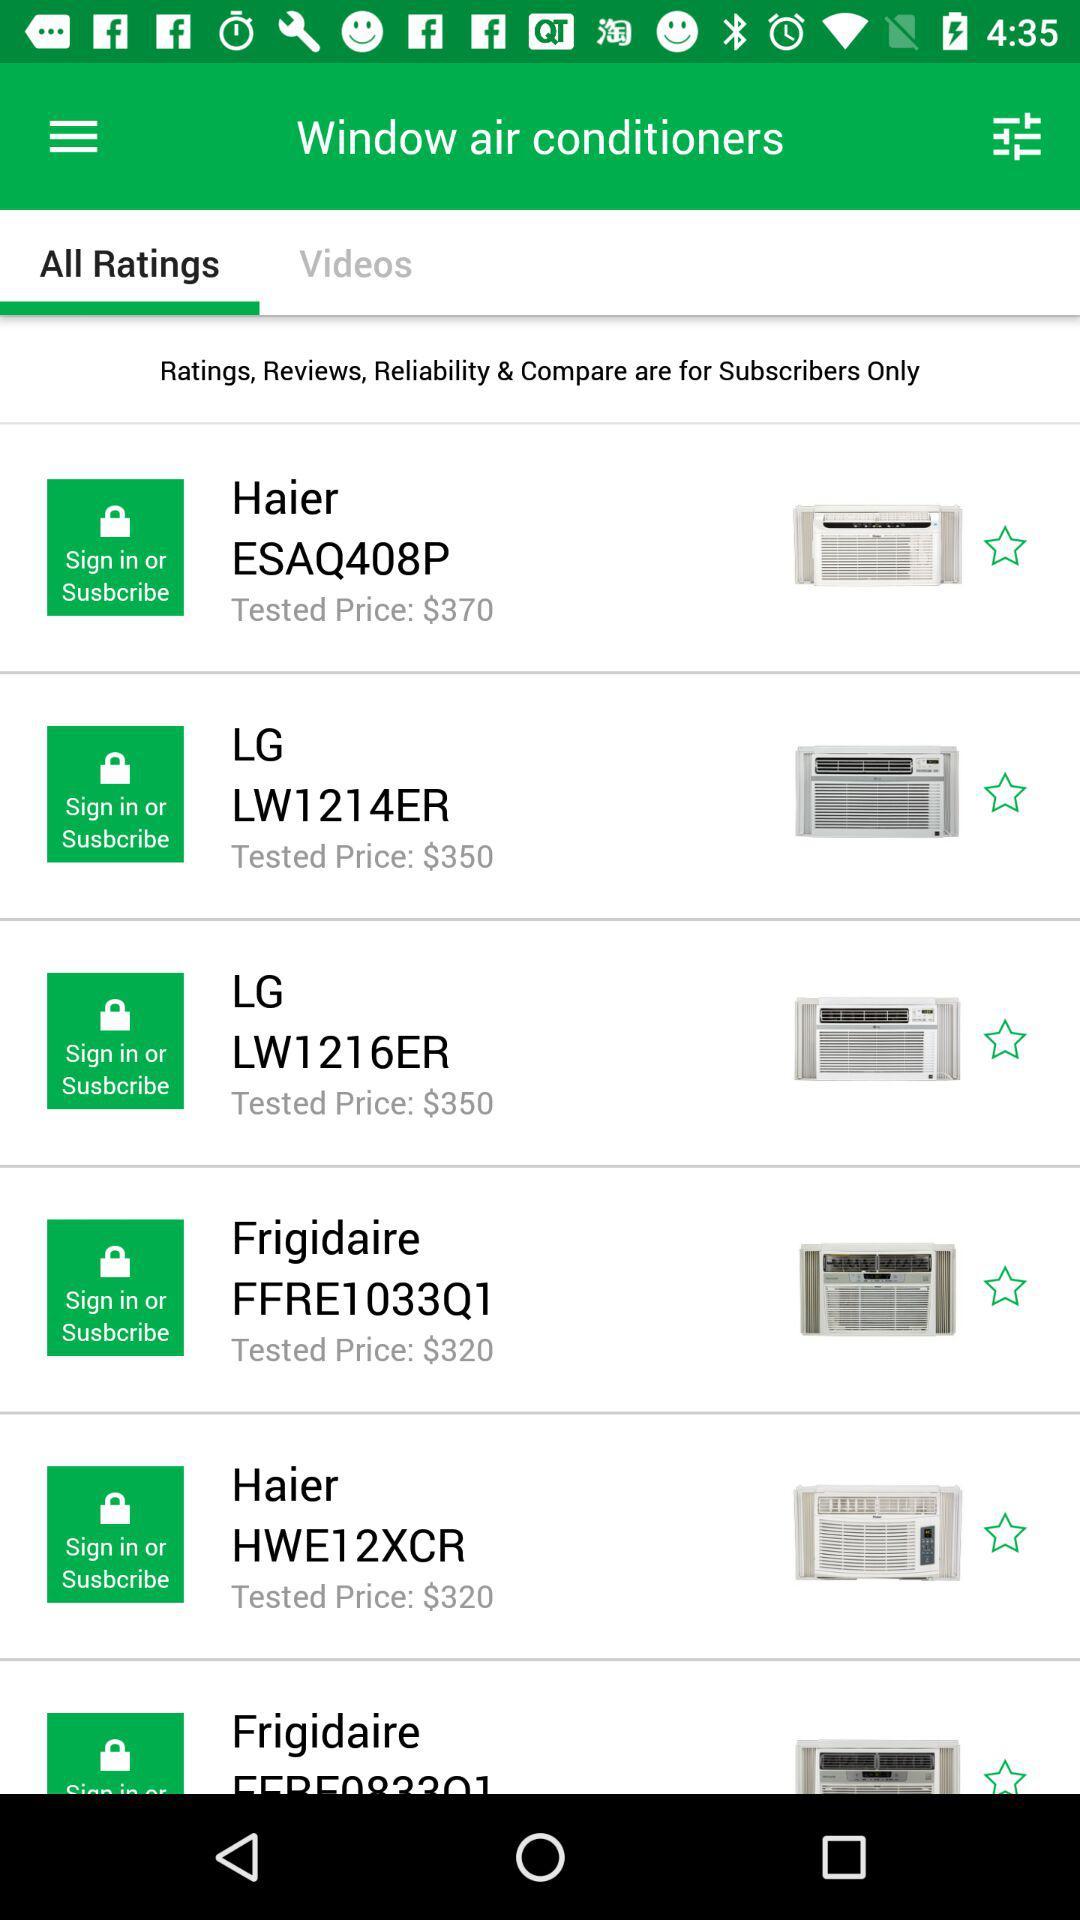 This screenshot has height=1920, width=1080. I want to click on favourite, so click(1027, 1533).